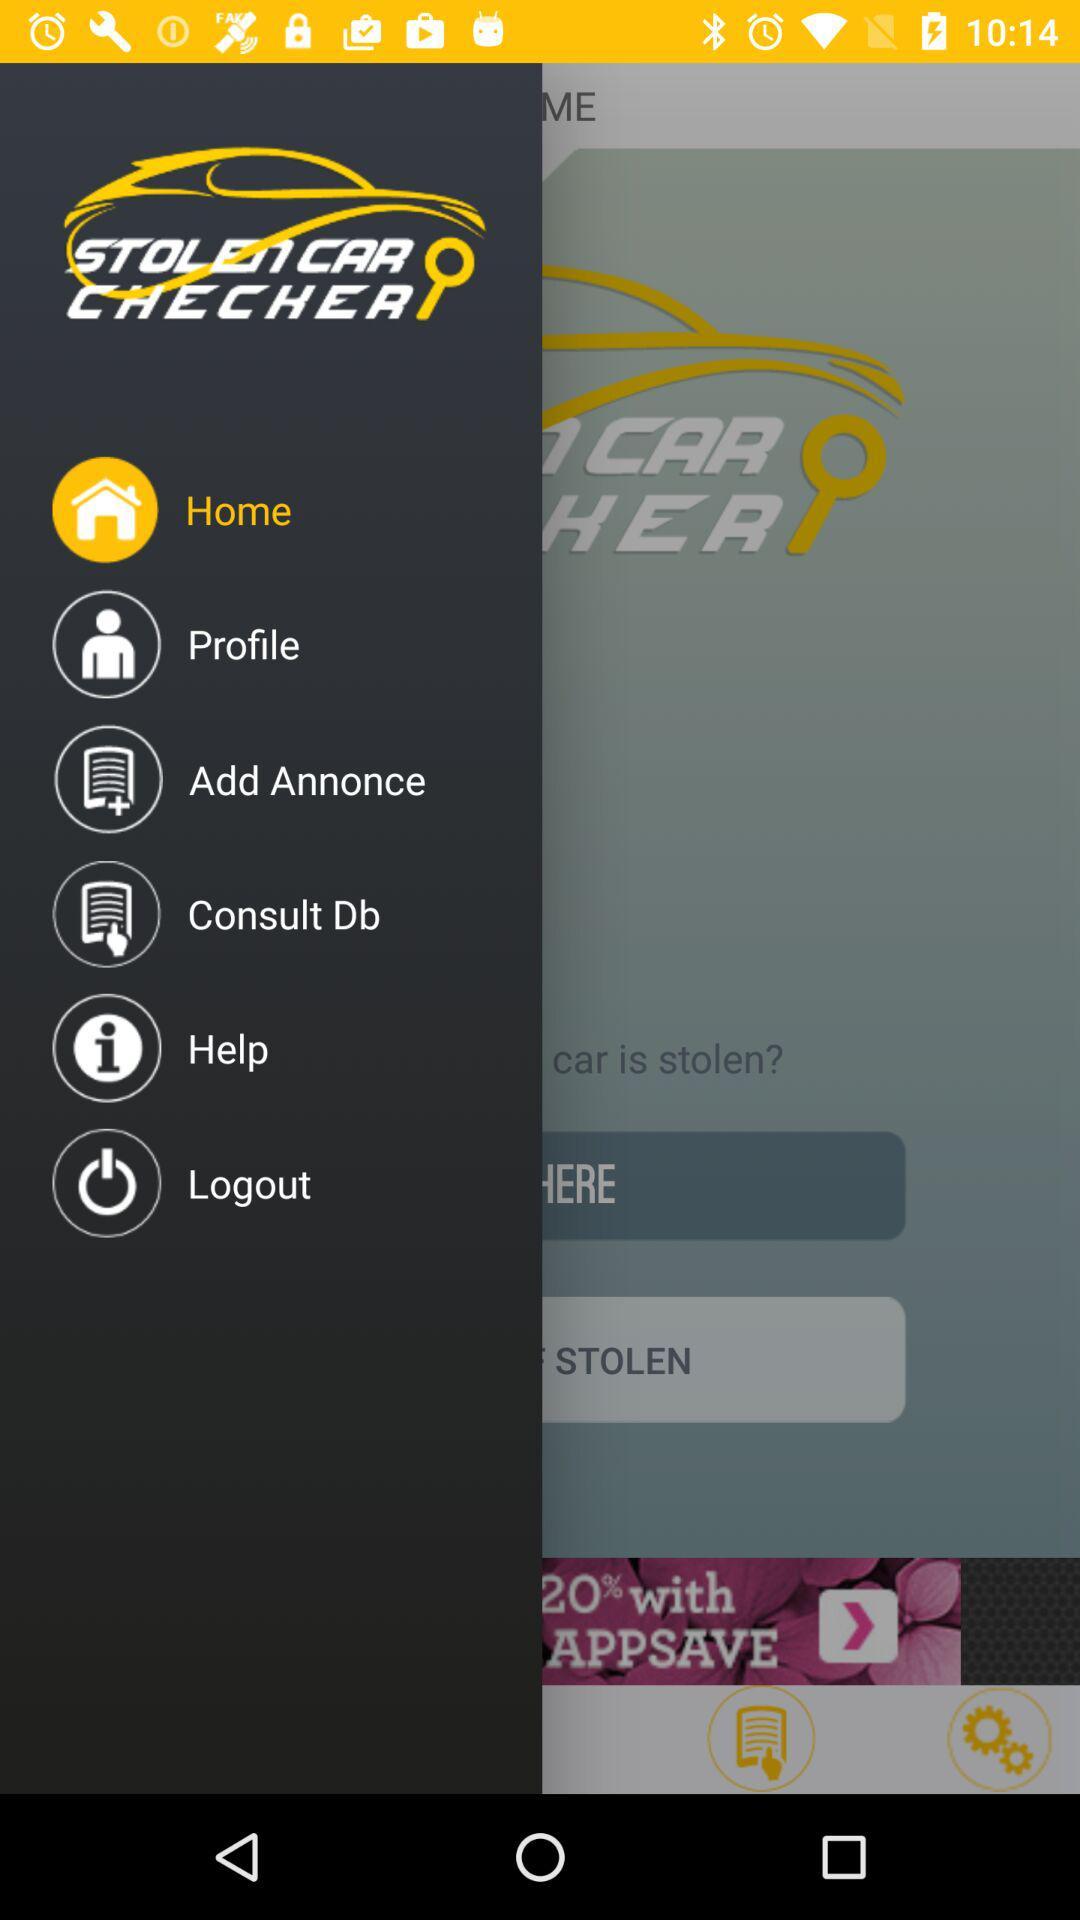  I want to click on the settings icon, so click(1000, 1737).